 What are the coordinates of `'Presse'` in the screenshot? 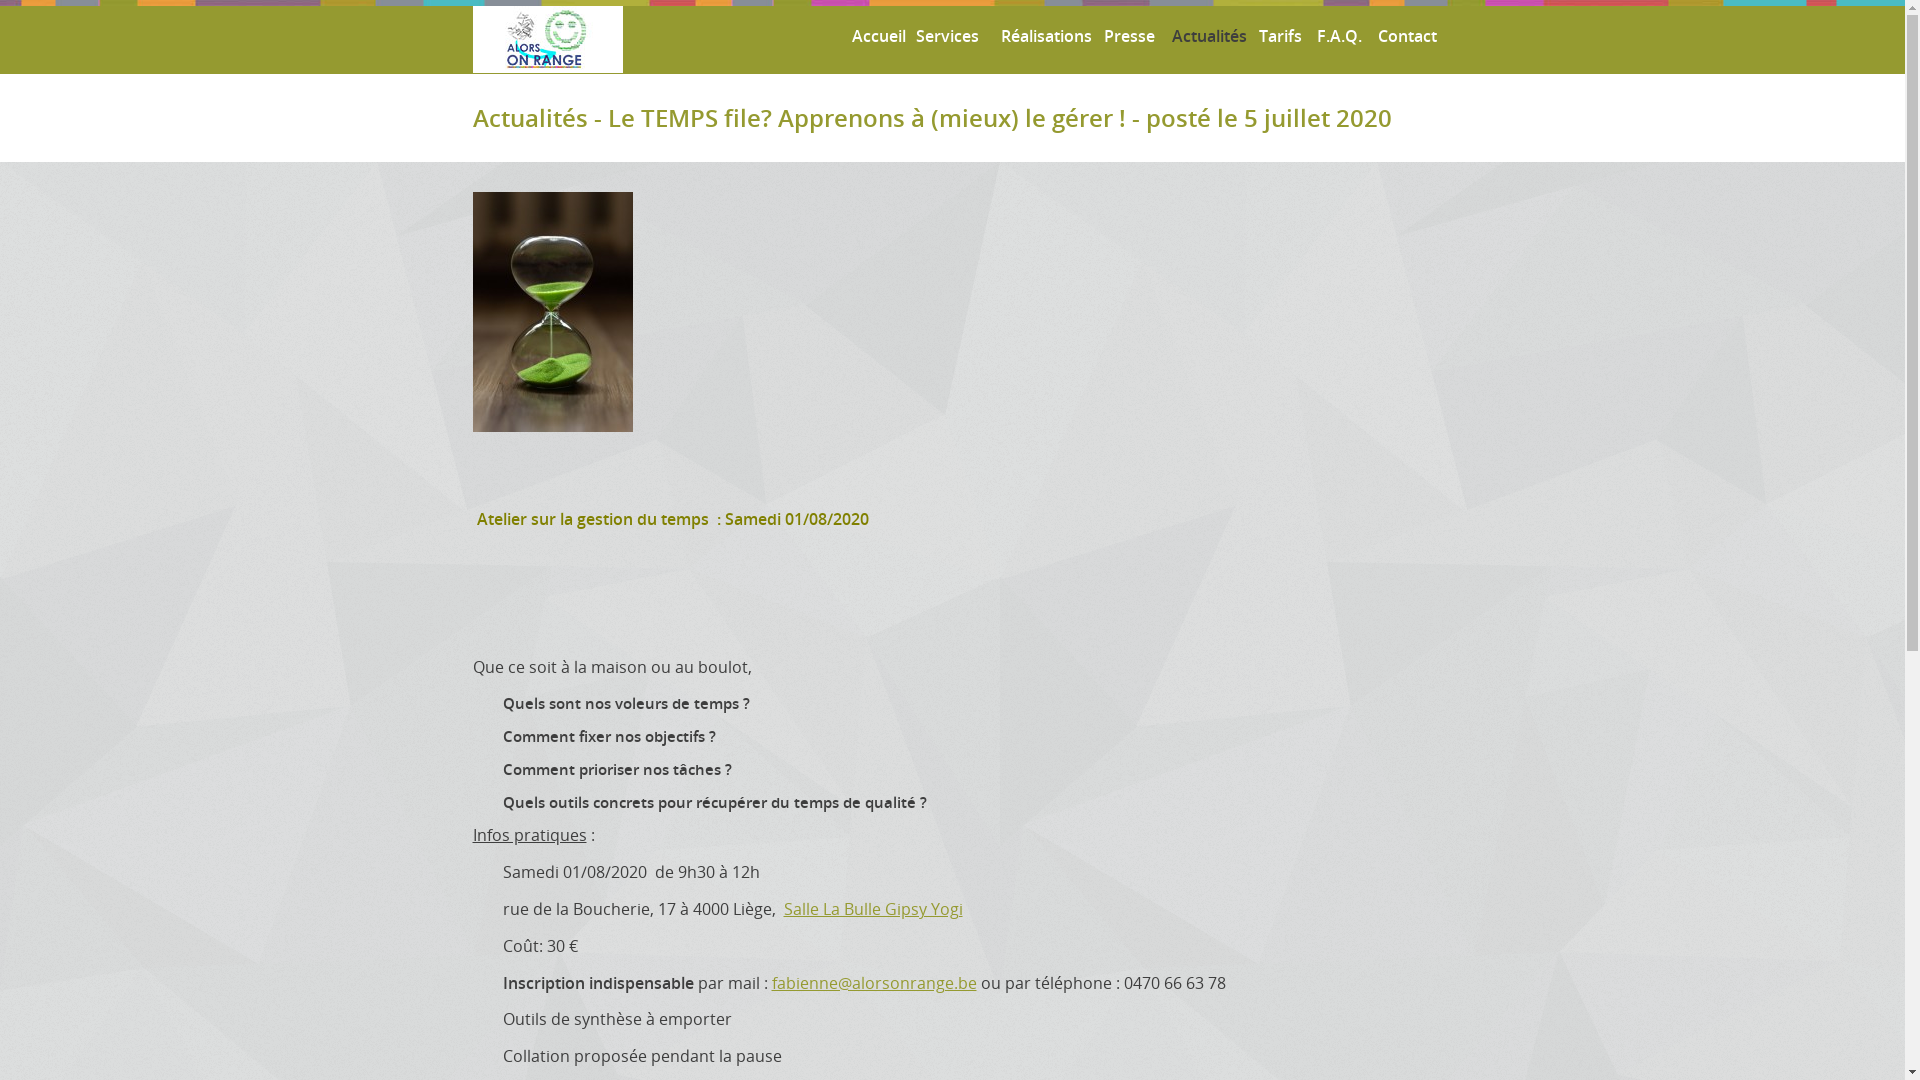 It's located at (1125, 35).